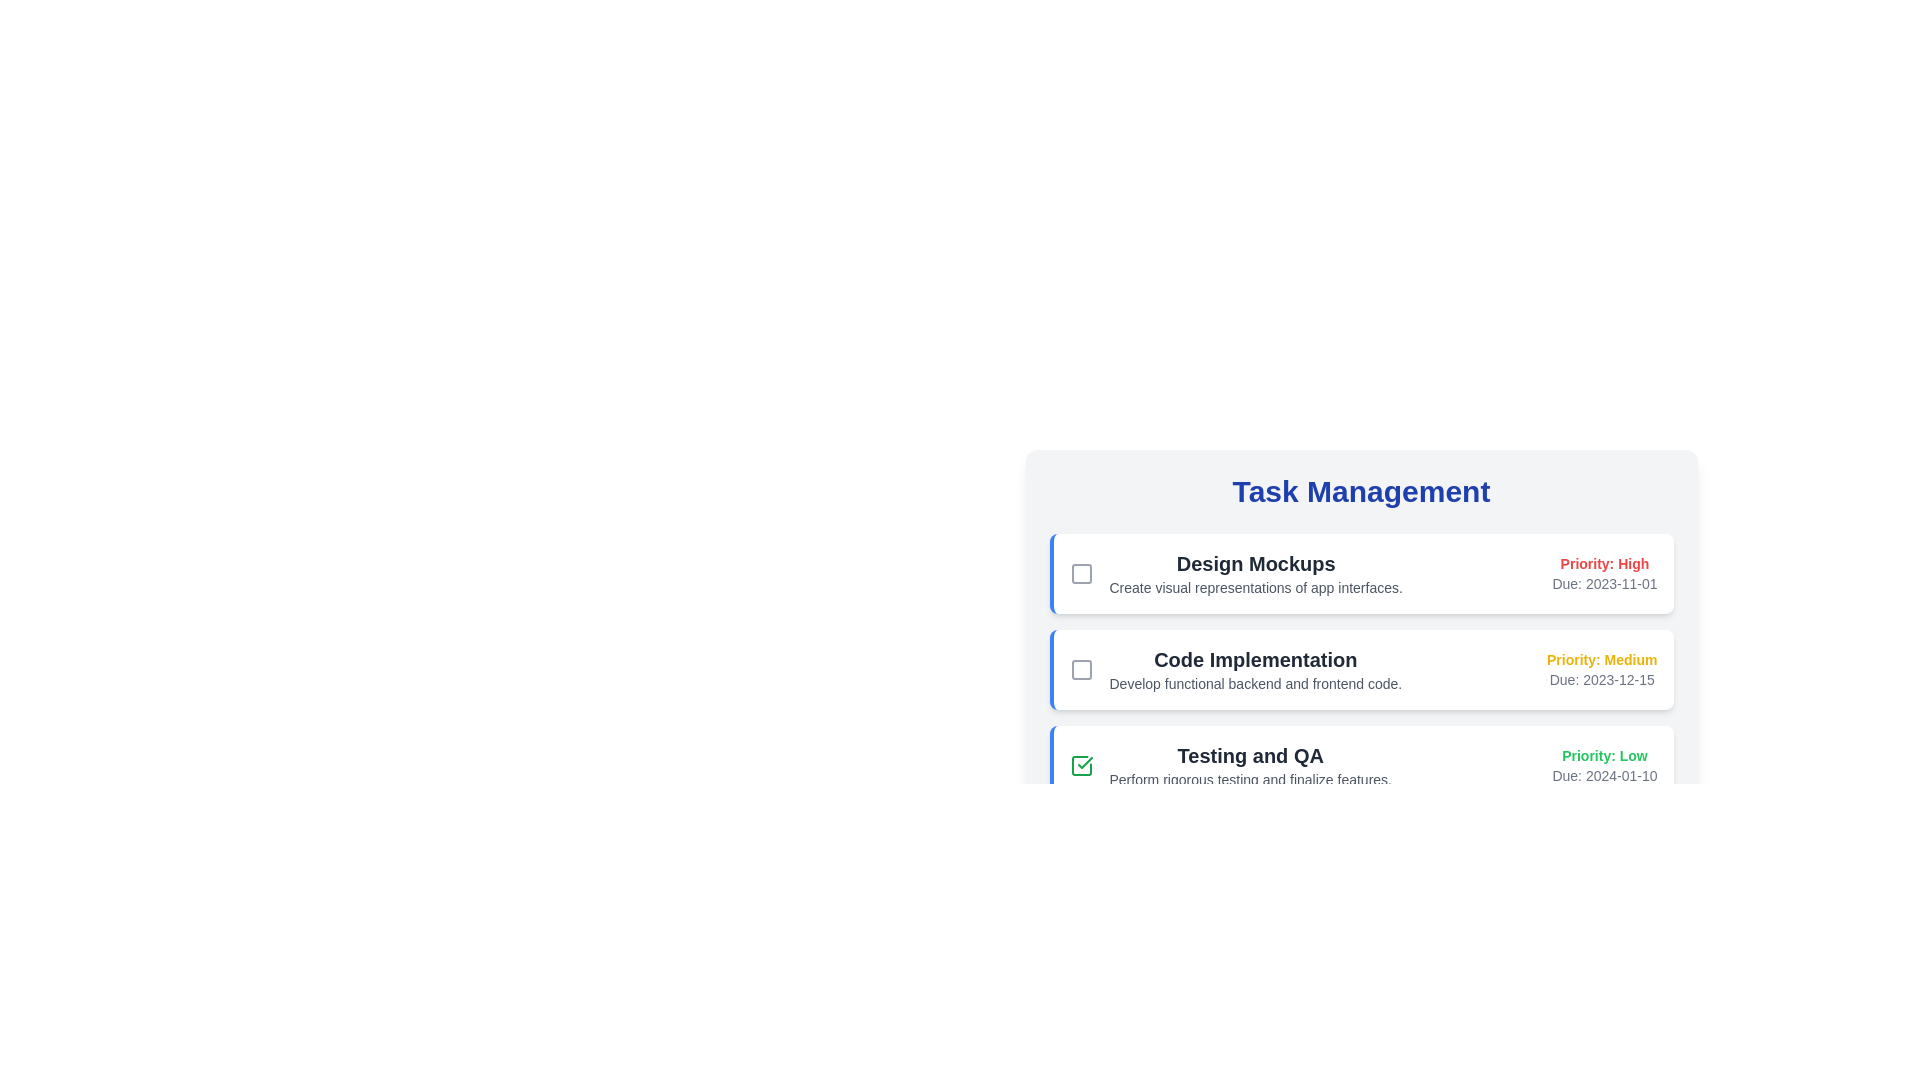  I want to click on the status button located in the top-left corner of the second task item in the vertical list, so click(1080, 670).